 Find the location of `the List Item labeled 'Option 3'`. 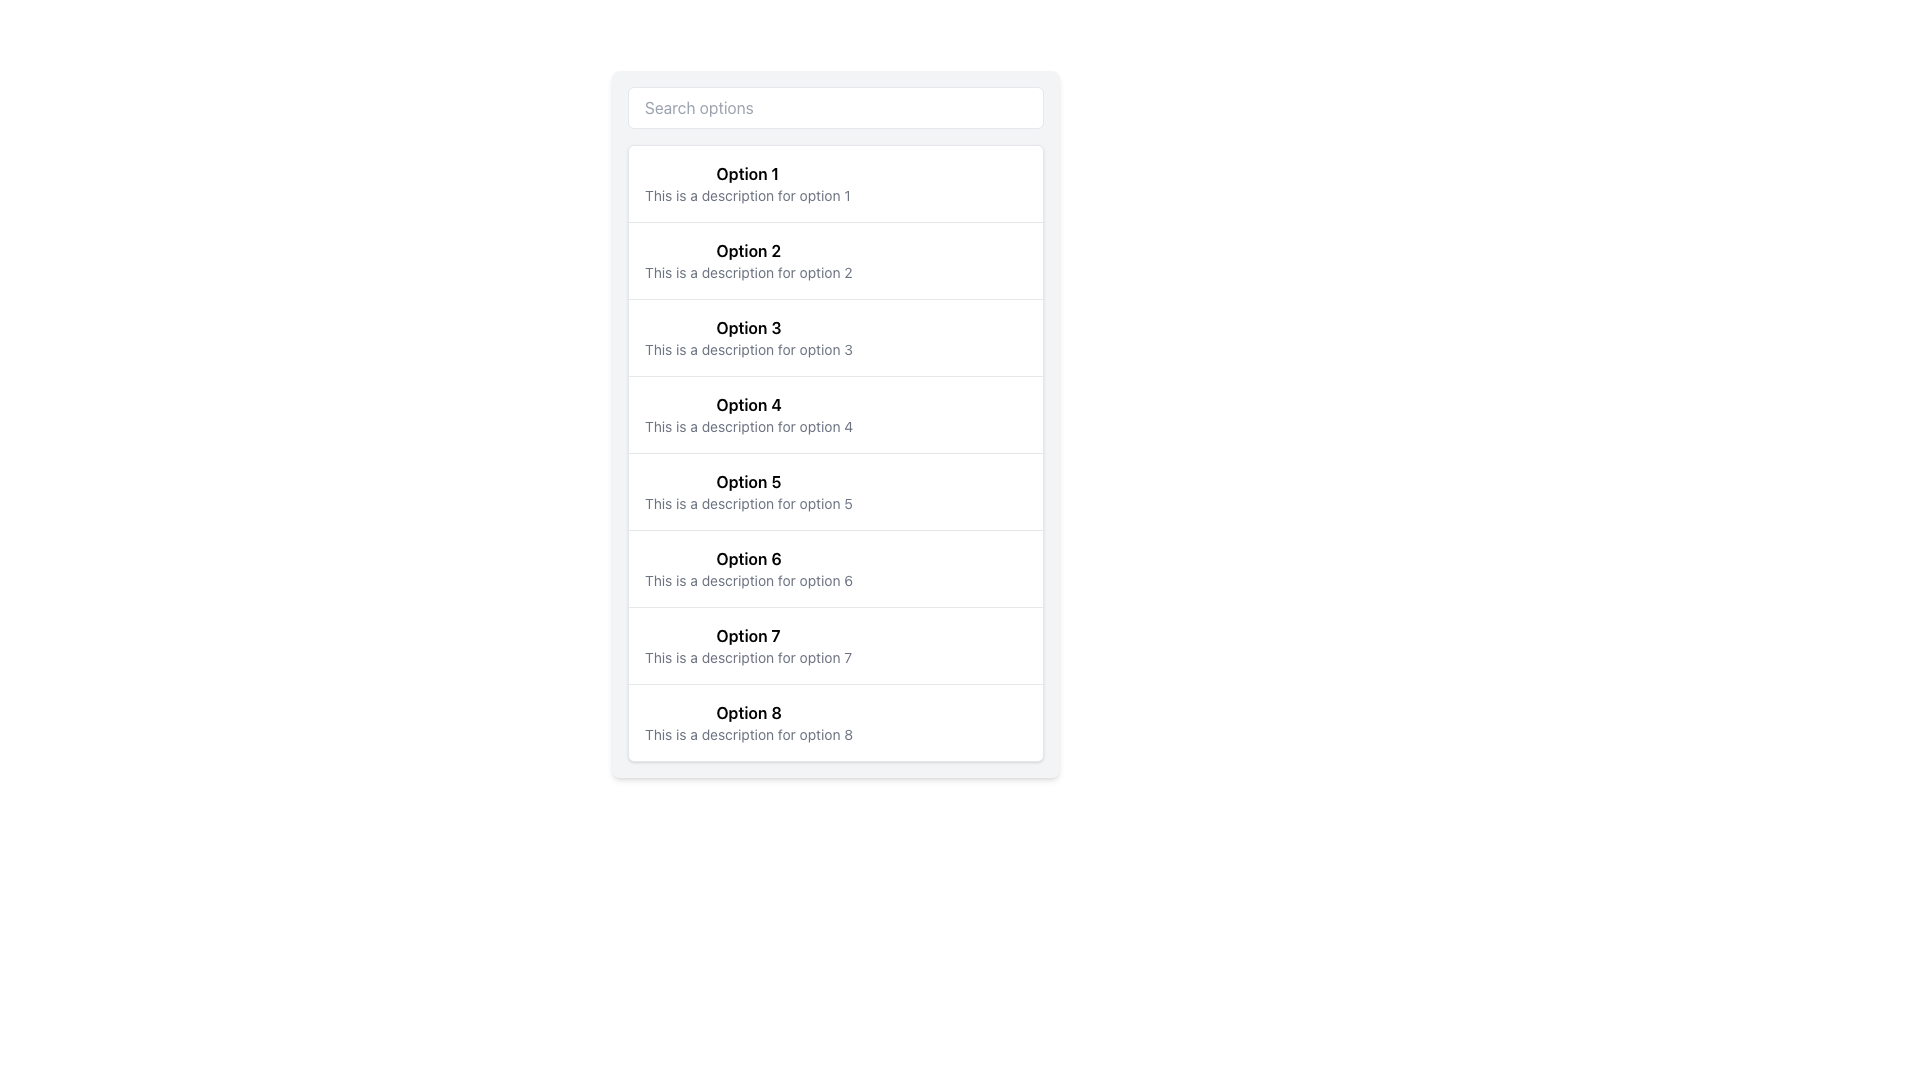

the List Item labeled 'Option 3' is located at coordinates (747, 337).